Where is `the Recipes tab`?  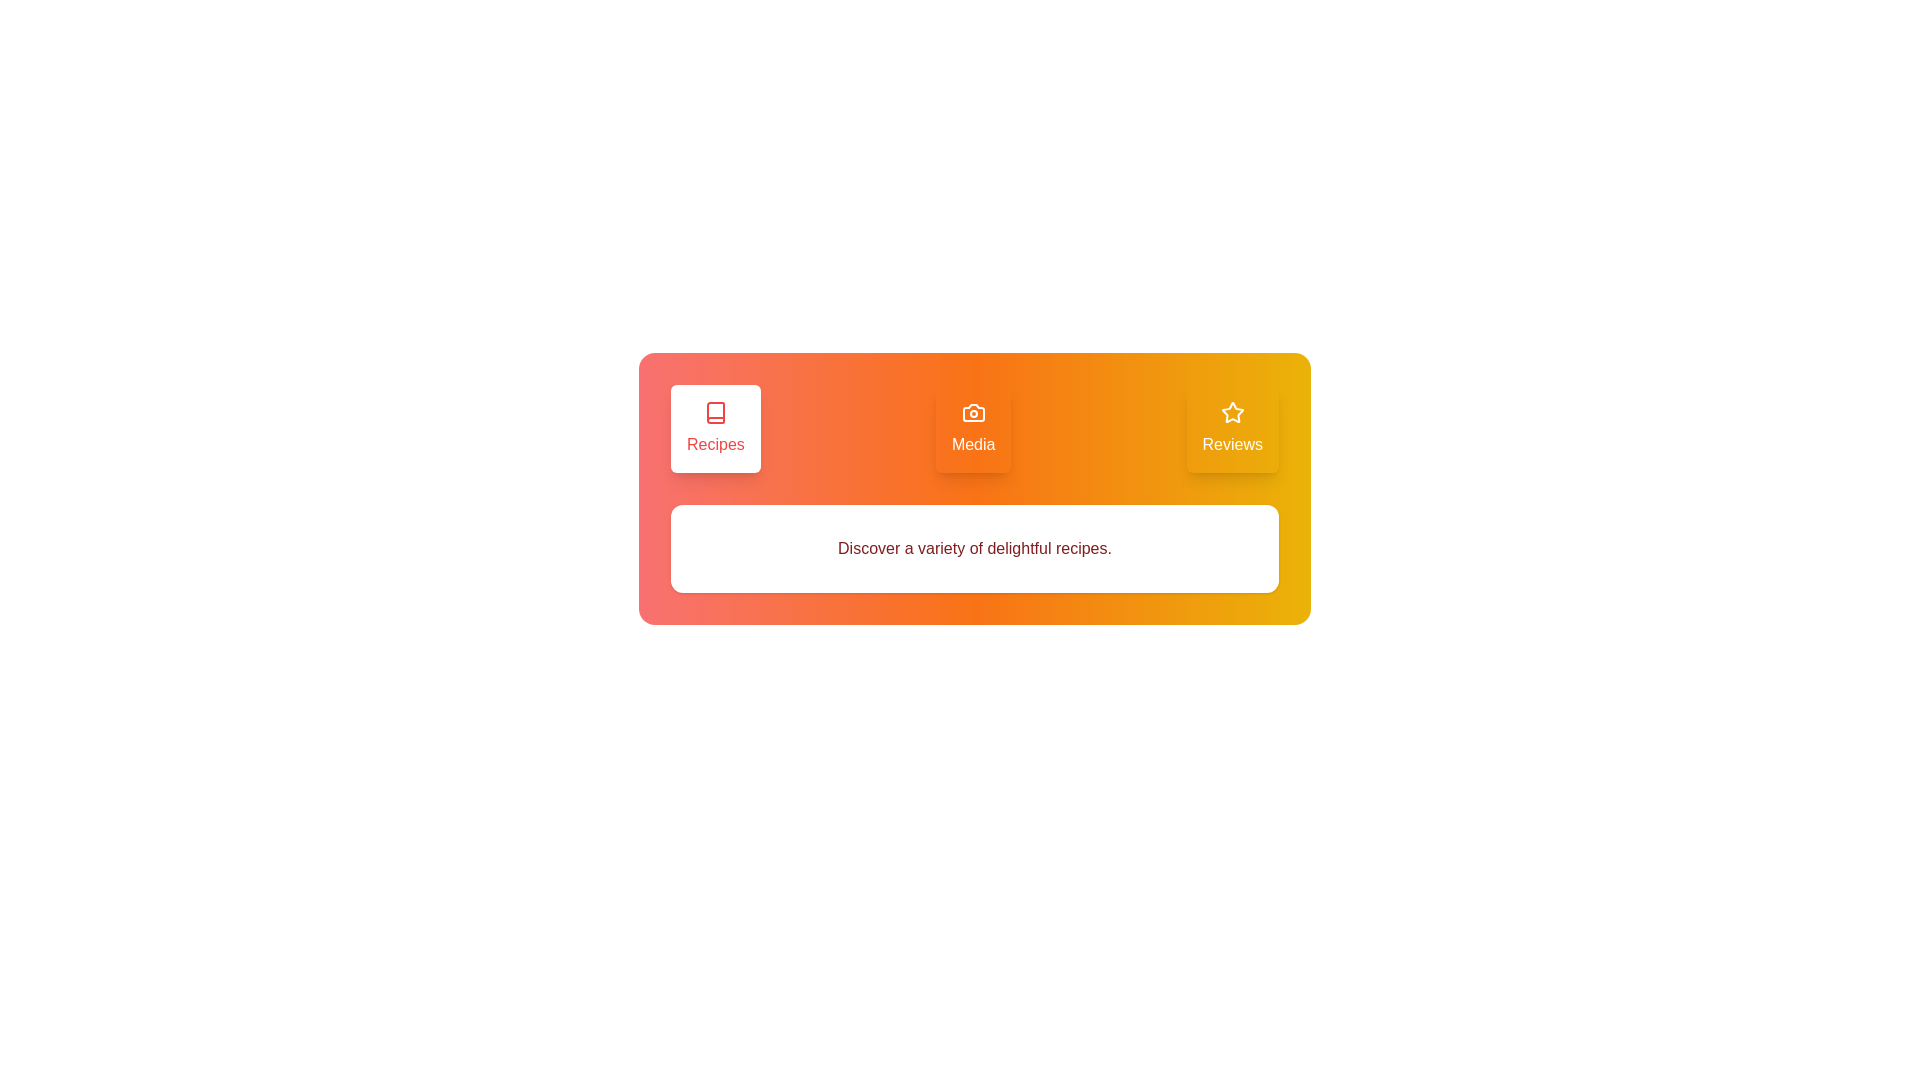
the Recipes tab is located at coordinates (715, 427).